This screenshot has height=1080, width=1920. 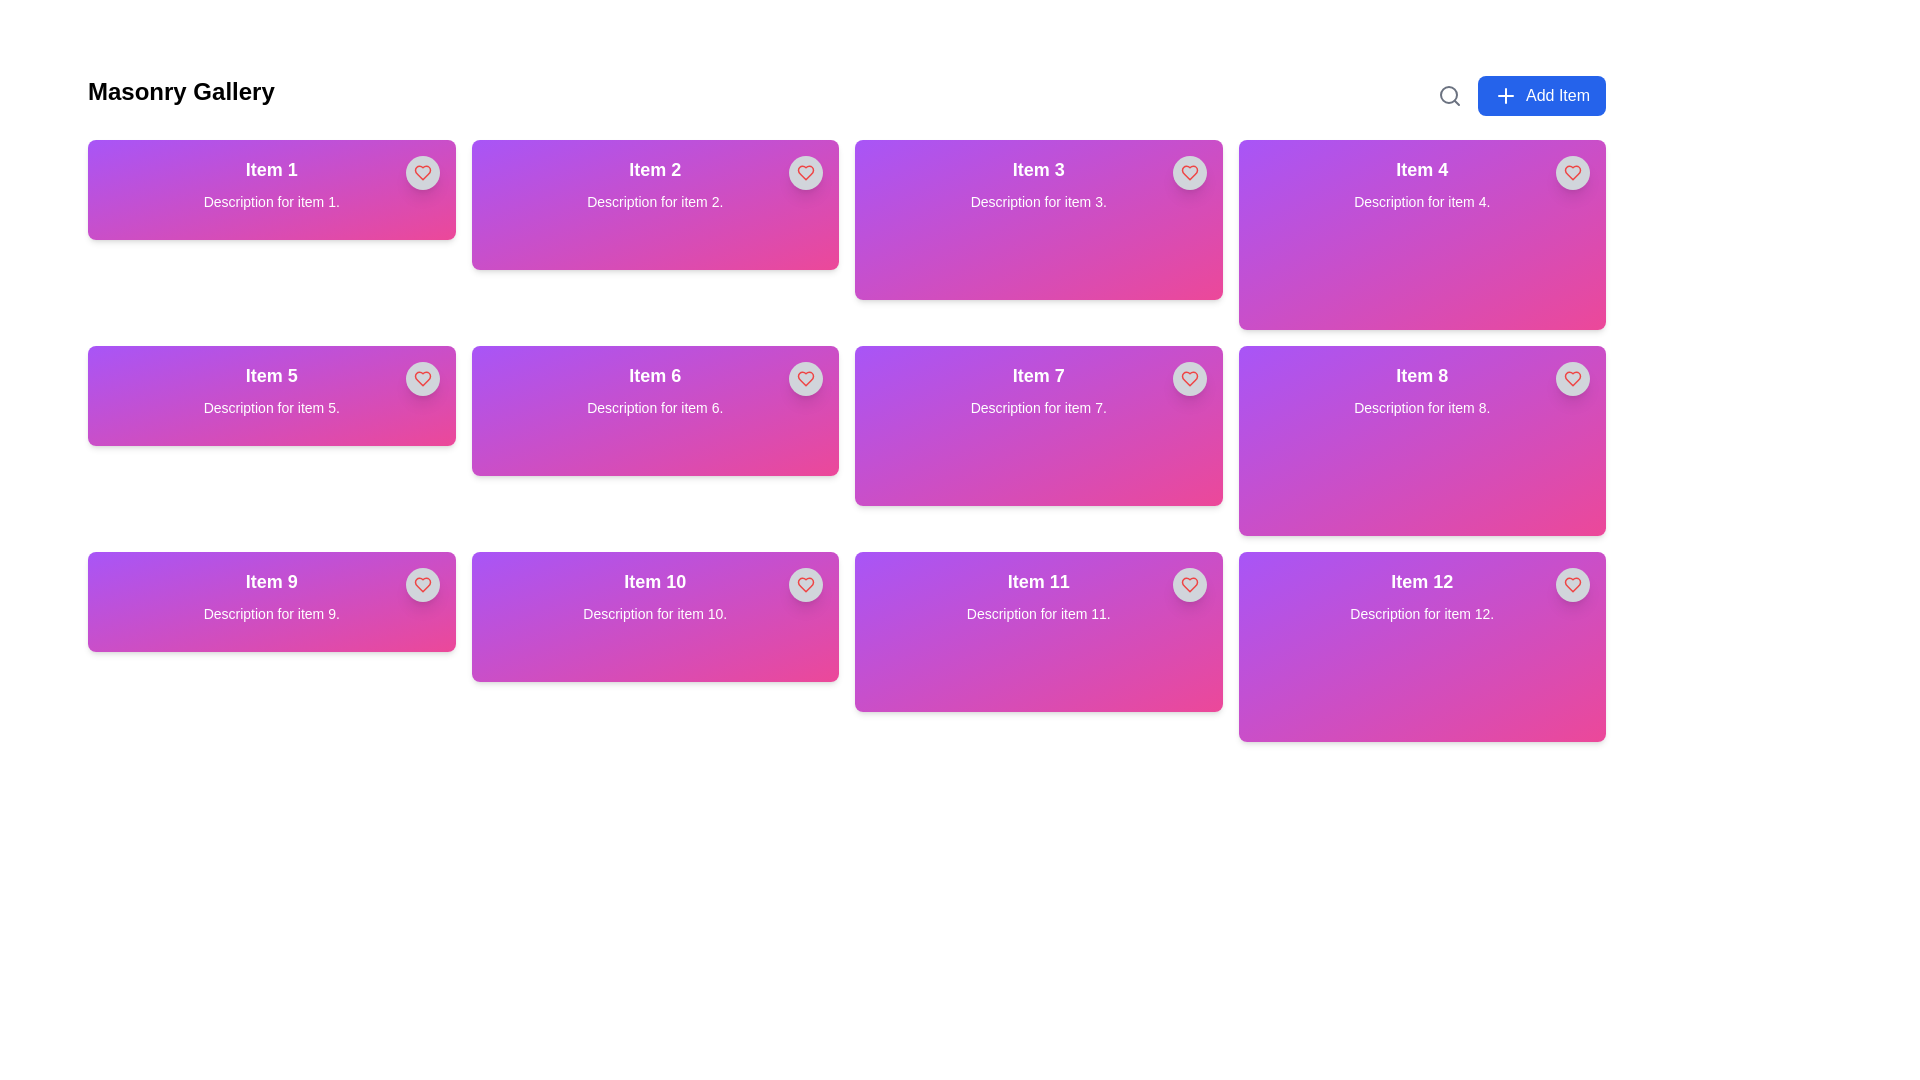 What do you see at coordinates (655, 407) in the screenshot?
I see `the static text element displaying 'Description for item 6.' which is located below the title 'Item 6' in a grid layout` at bounding box center [655, 407].